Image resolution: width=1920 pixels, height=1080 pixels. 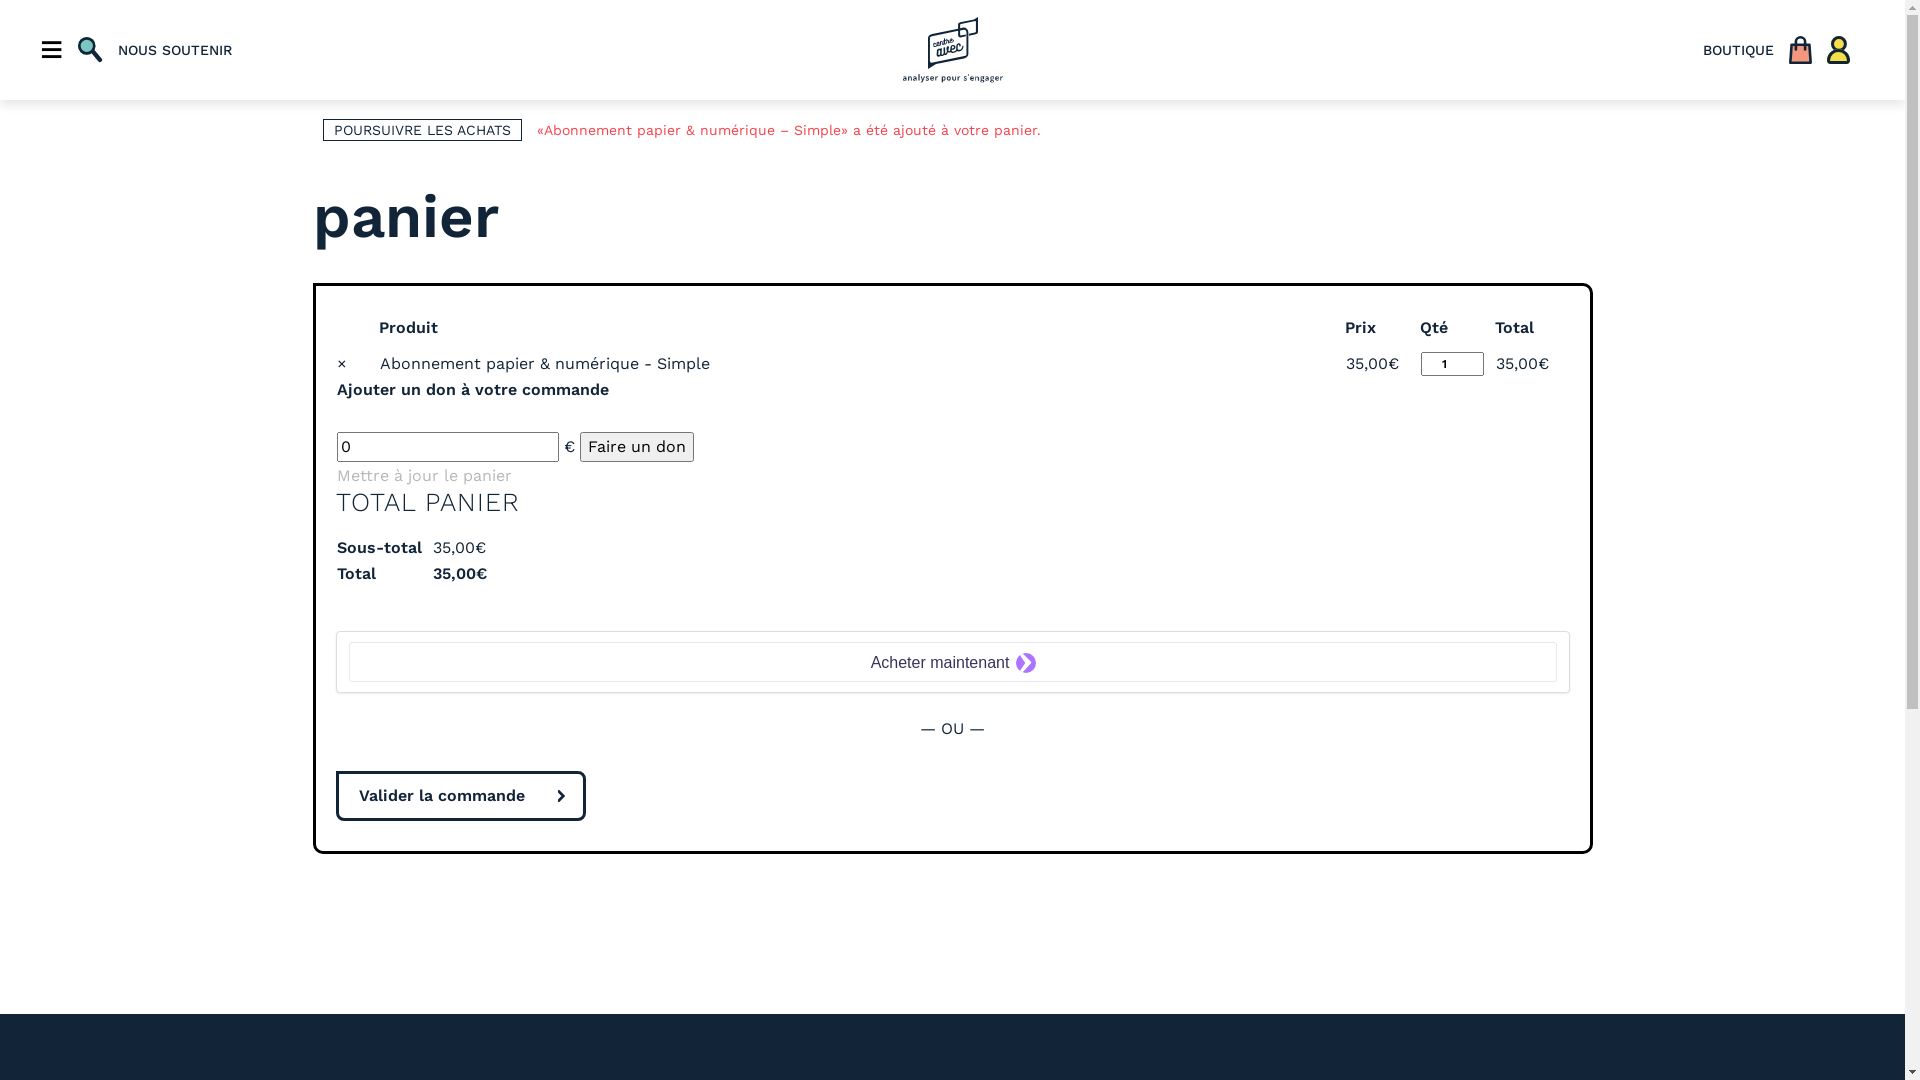 I want to click on 'BOUTIQUE', so click(x=1737, y=49).